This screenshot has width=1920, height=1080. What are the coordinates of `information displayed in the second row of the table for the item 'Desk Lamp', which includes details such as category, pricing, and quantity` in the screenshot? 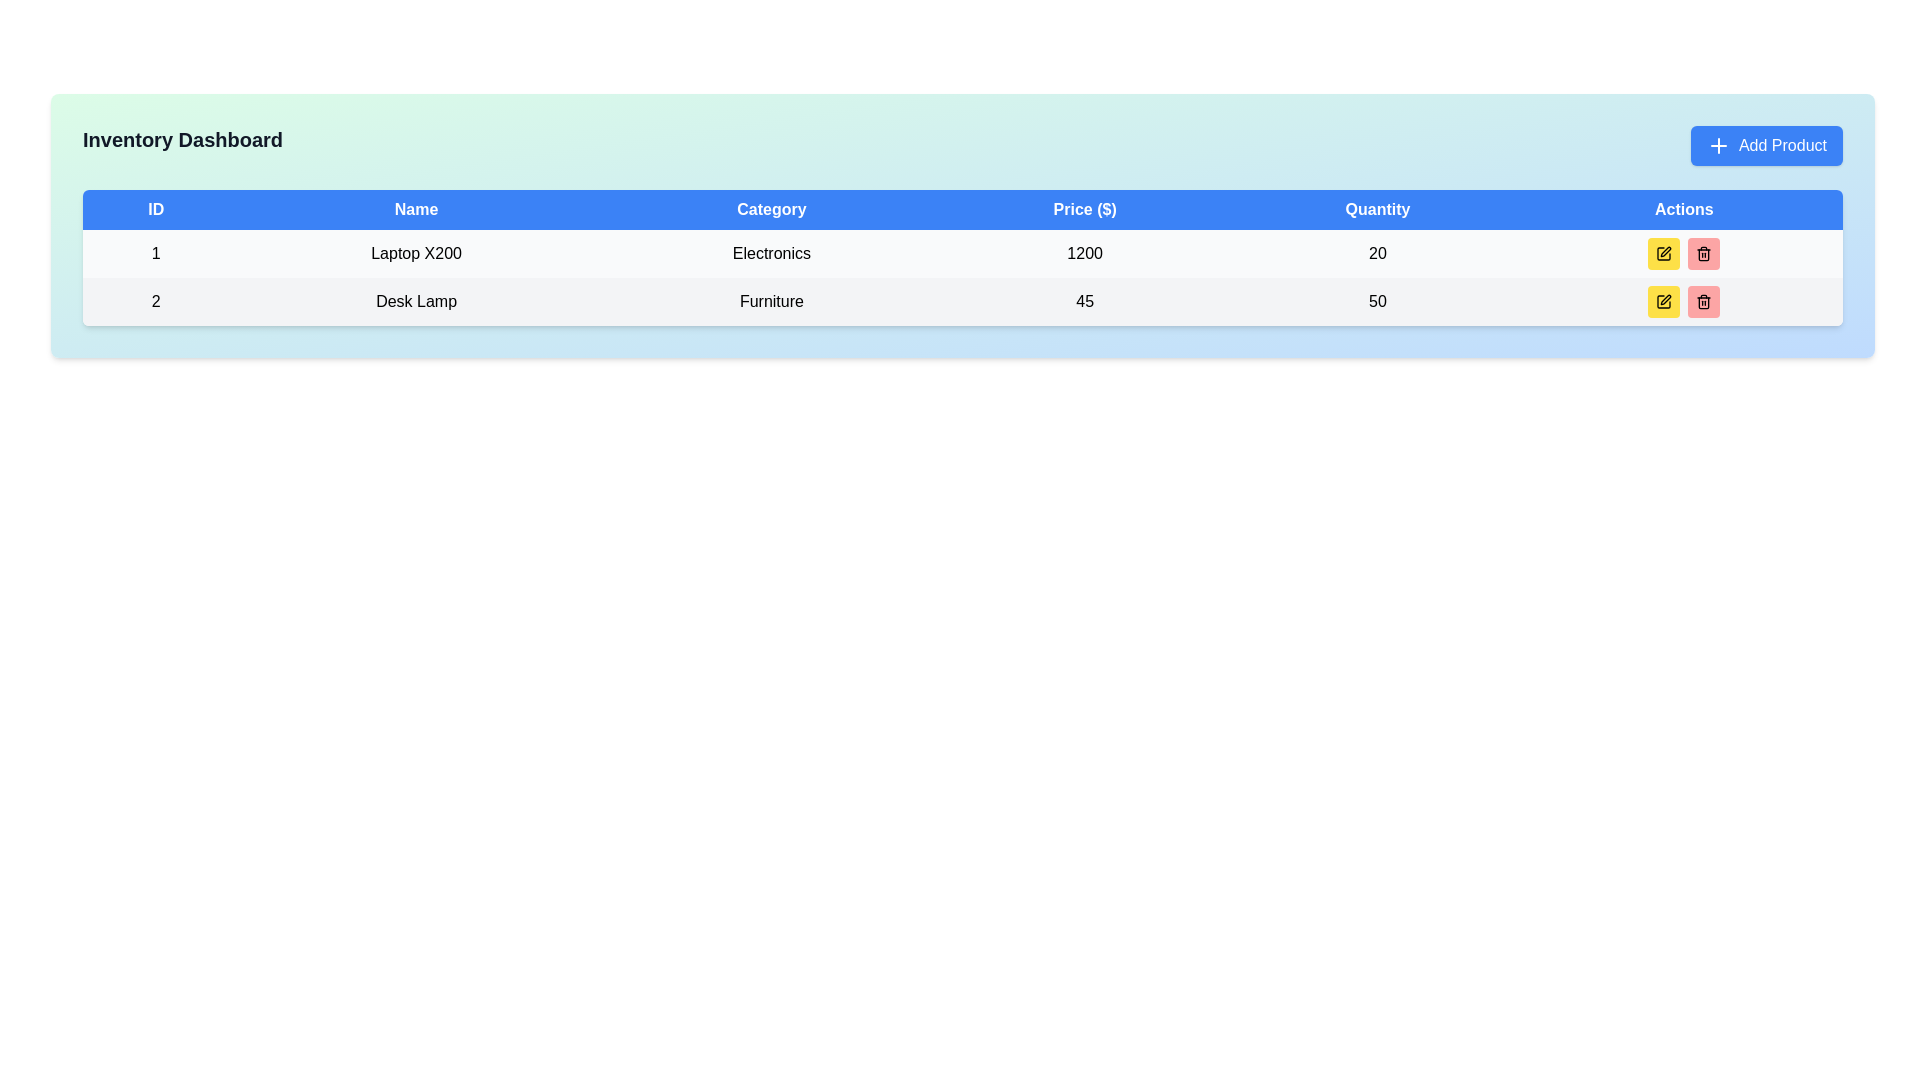 It's located at (963, 301).